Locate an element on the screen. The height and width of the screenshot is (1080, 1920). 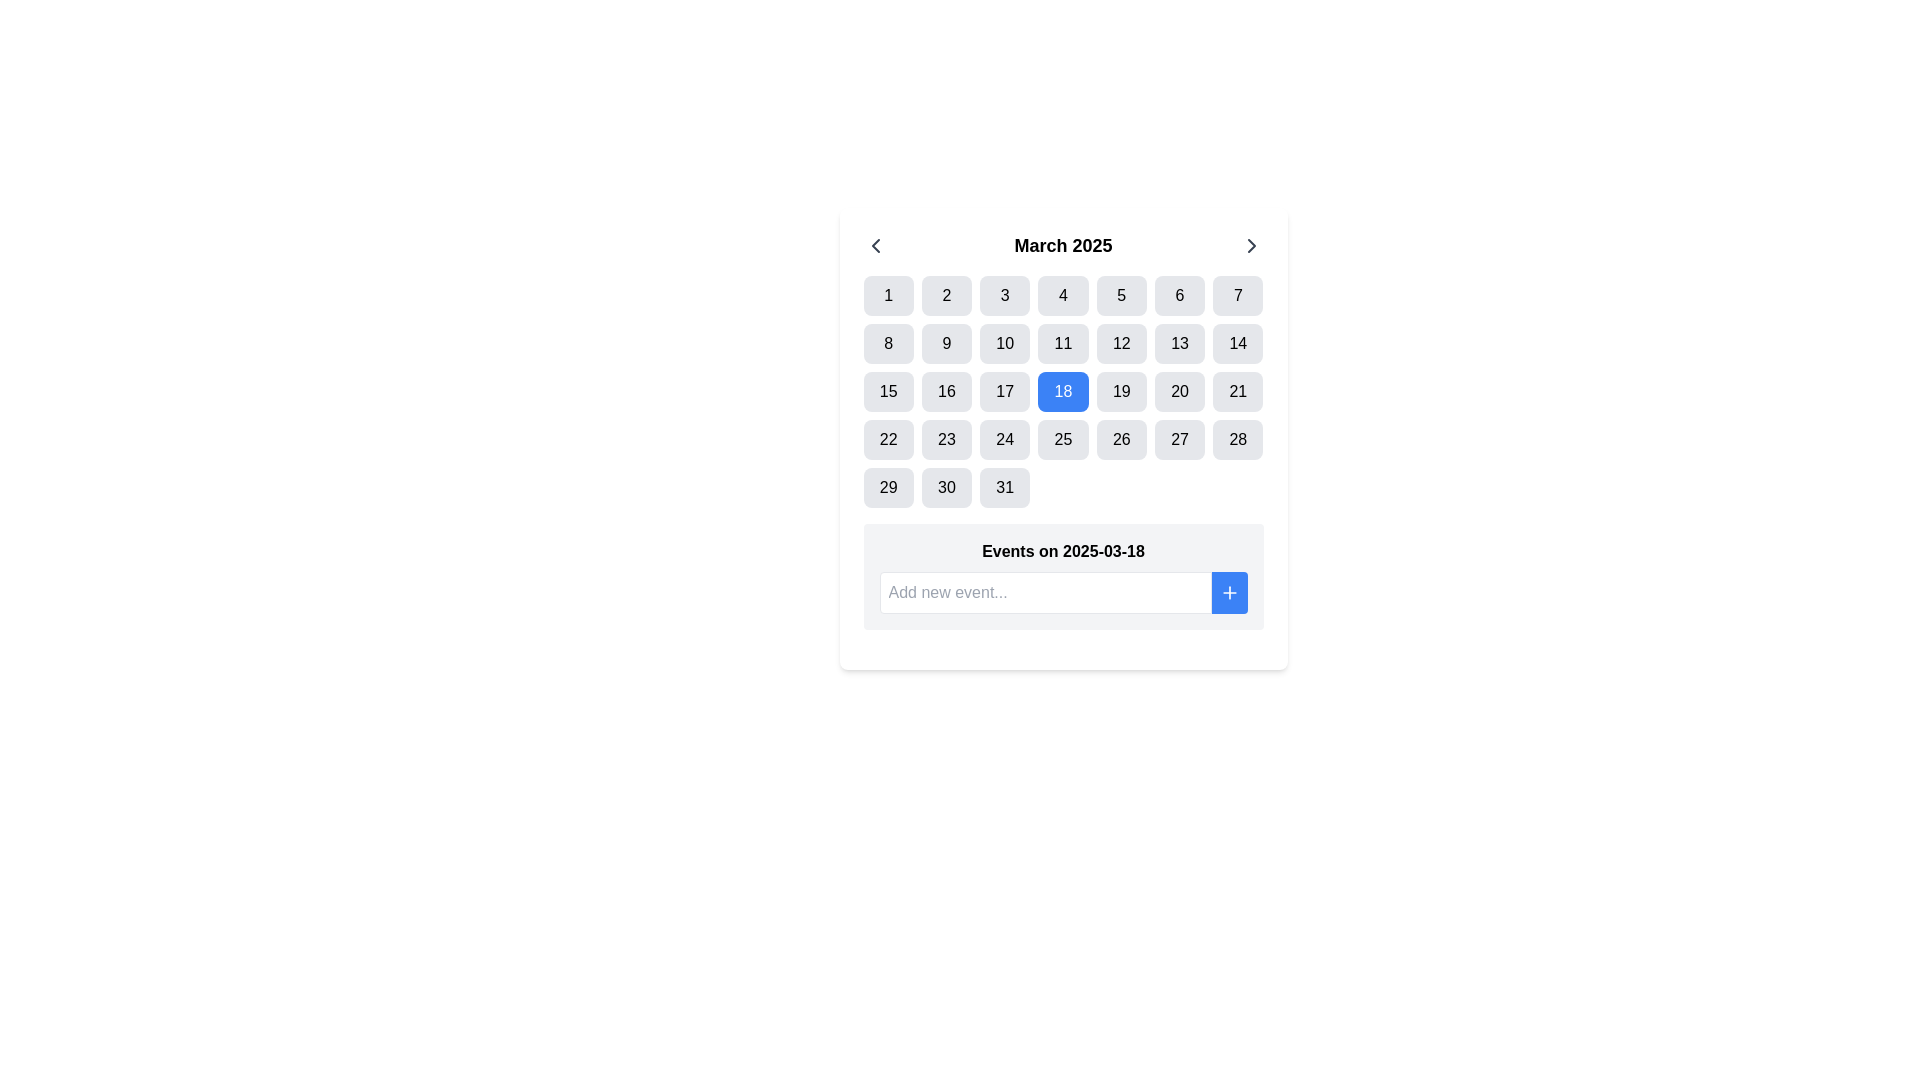
the gray button labeled '29' located in the bottom-left corner of the calendar grid is located at coordinates (887, 488).